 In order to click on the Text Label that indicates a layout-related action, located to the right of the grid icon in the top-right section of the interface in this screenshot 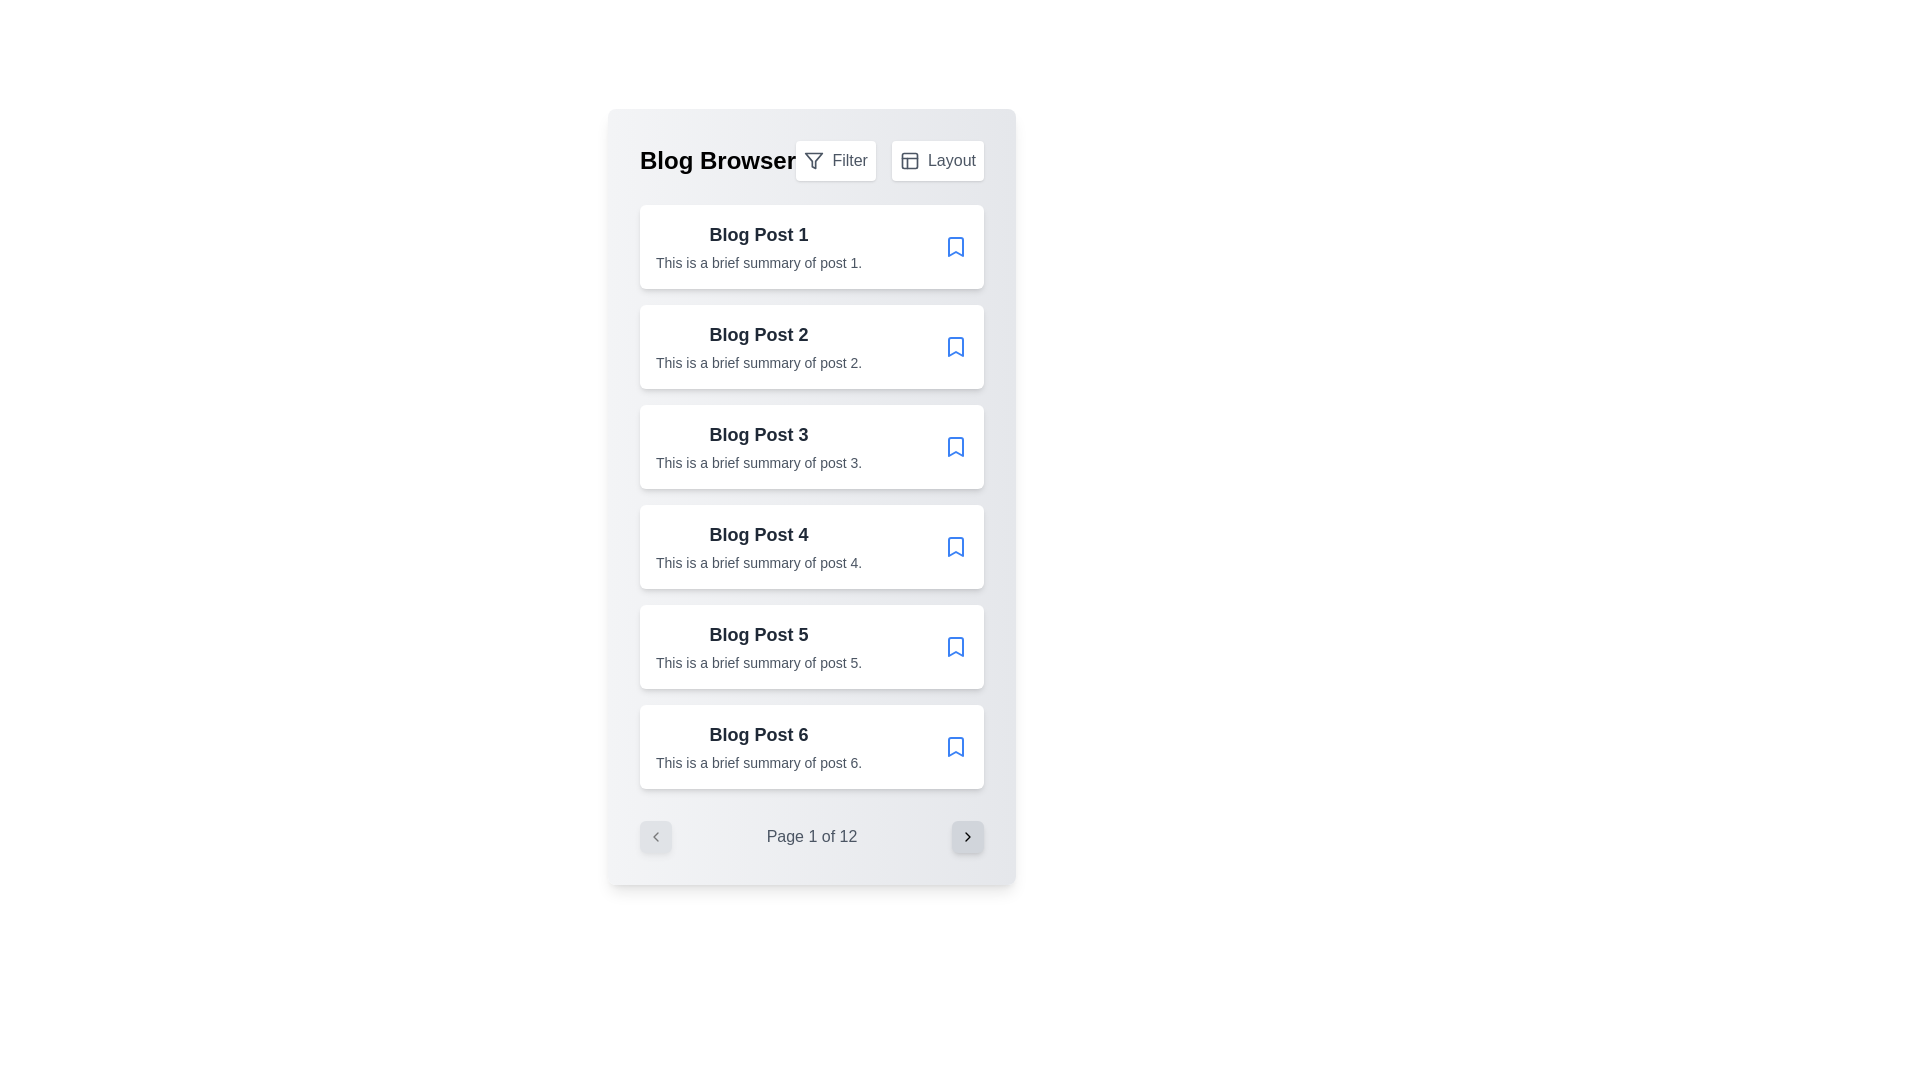, I will do `click(950, 160)`.